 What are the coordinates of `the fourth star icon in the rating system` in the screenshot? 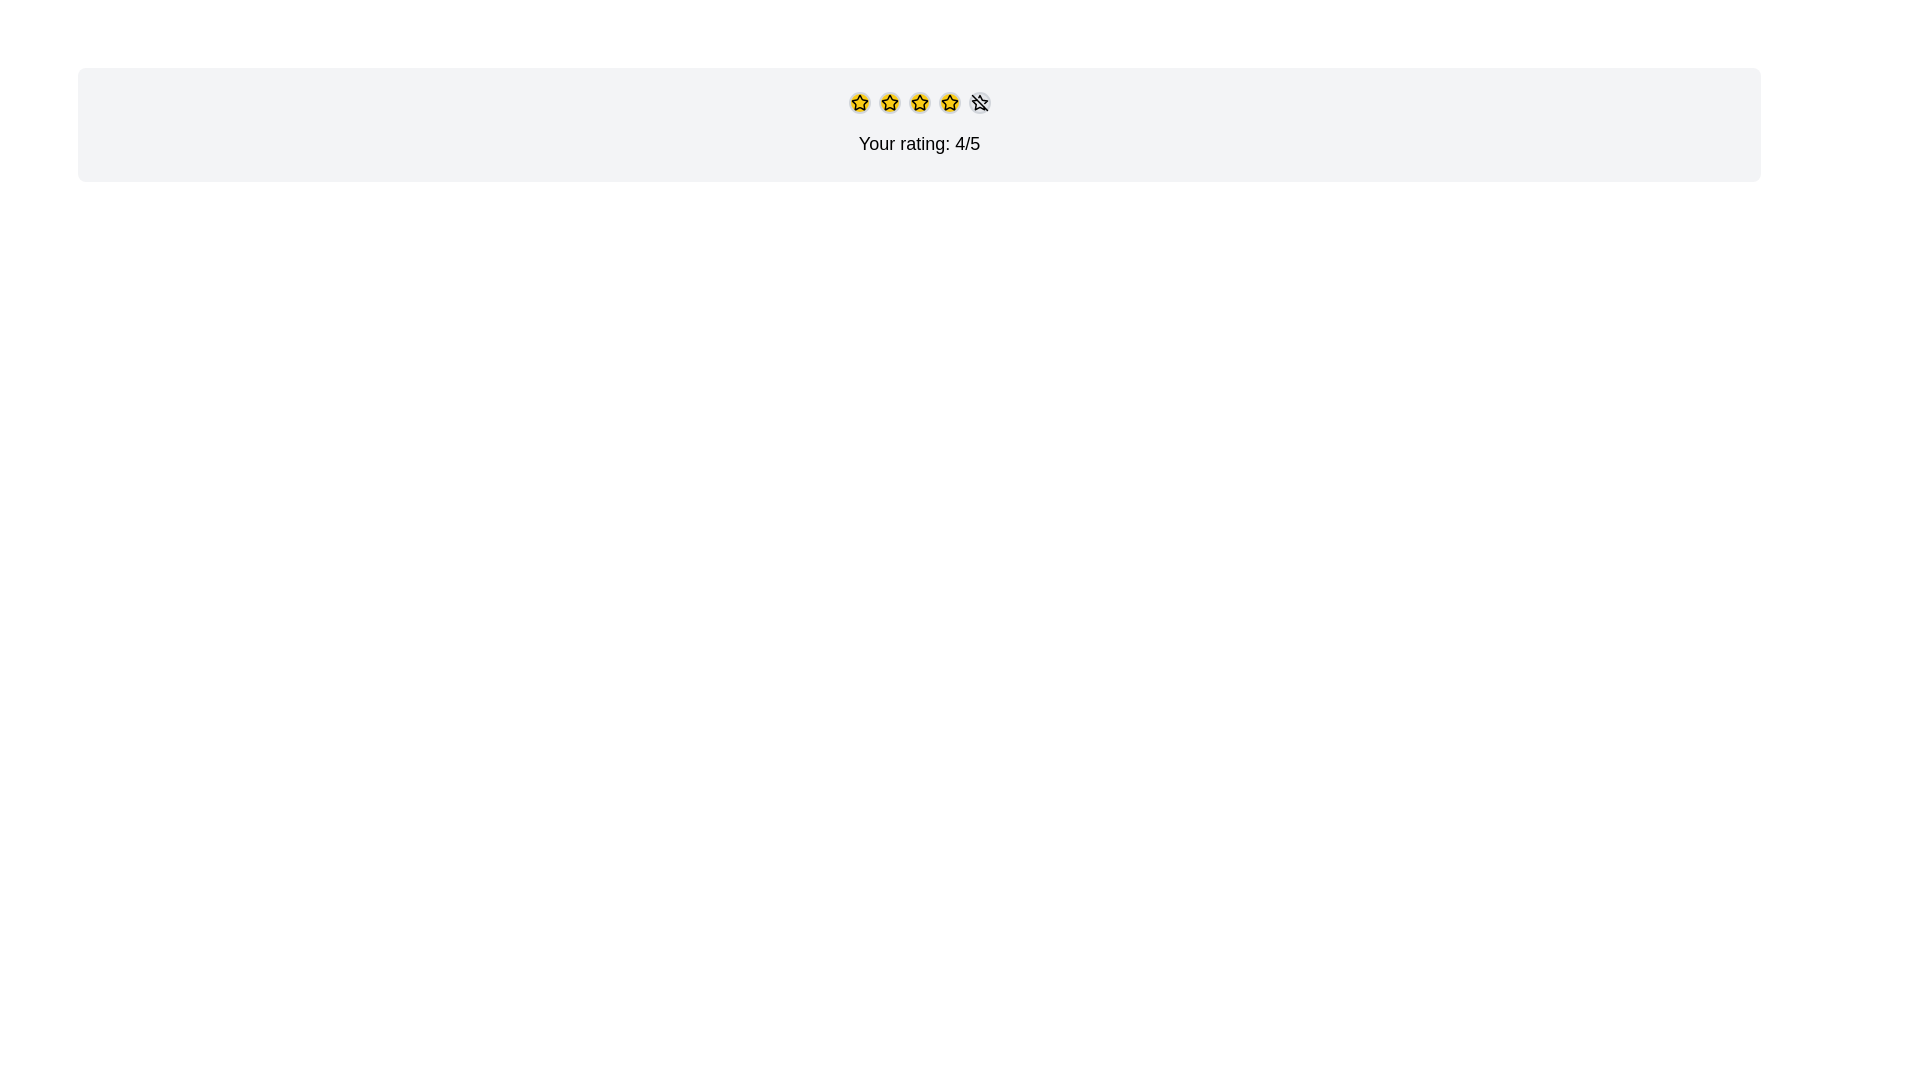 It's located at (918, 102).